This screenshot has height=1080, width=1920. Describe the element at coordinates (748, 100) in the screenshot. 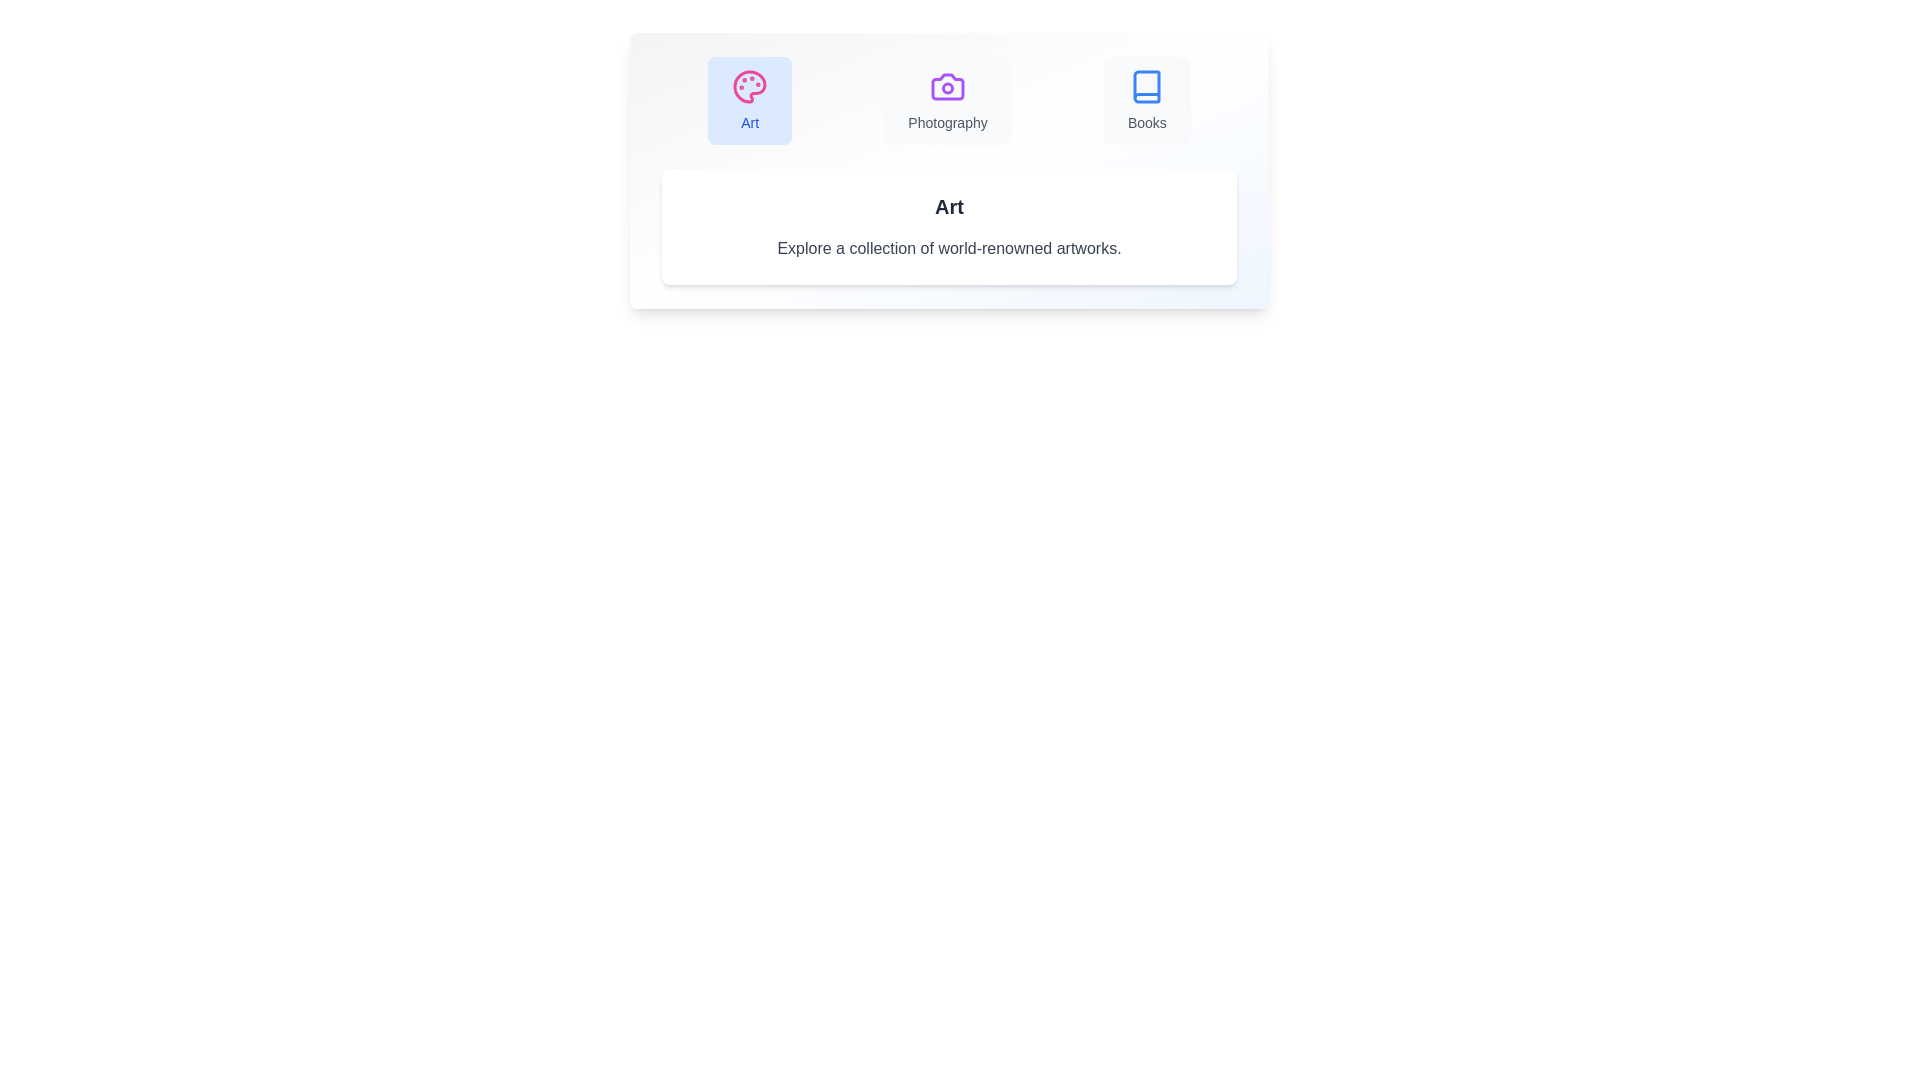

I see `the Art tab to view its content` at that location.